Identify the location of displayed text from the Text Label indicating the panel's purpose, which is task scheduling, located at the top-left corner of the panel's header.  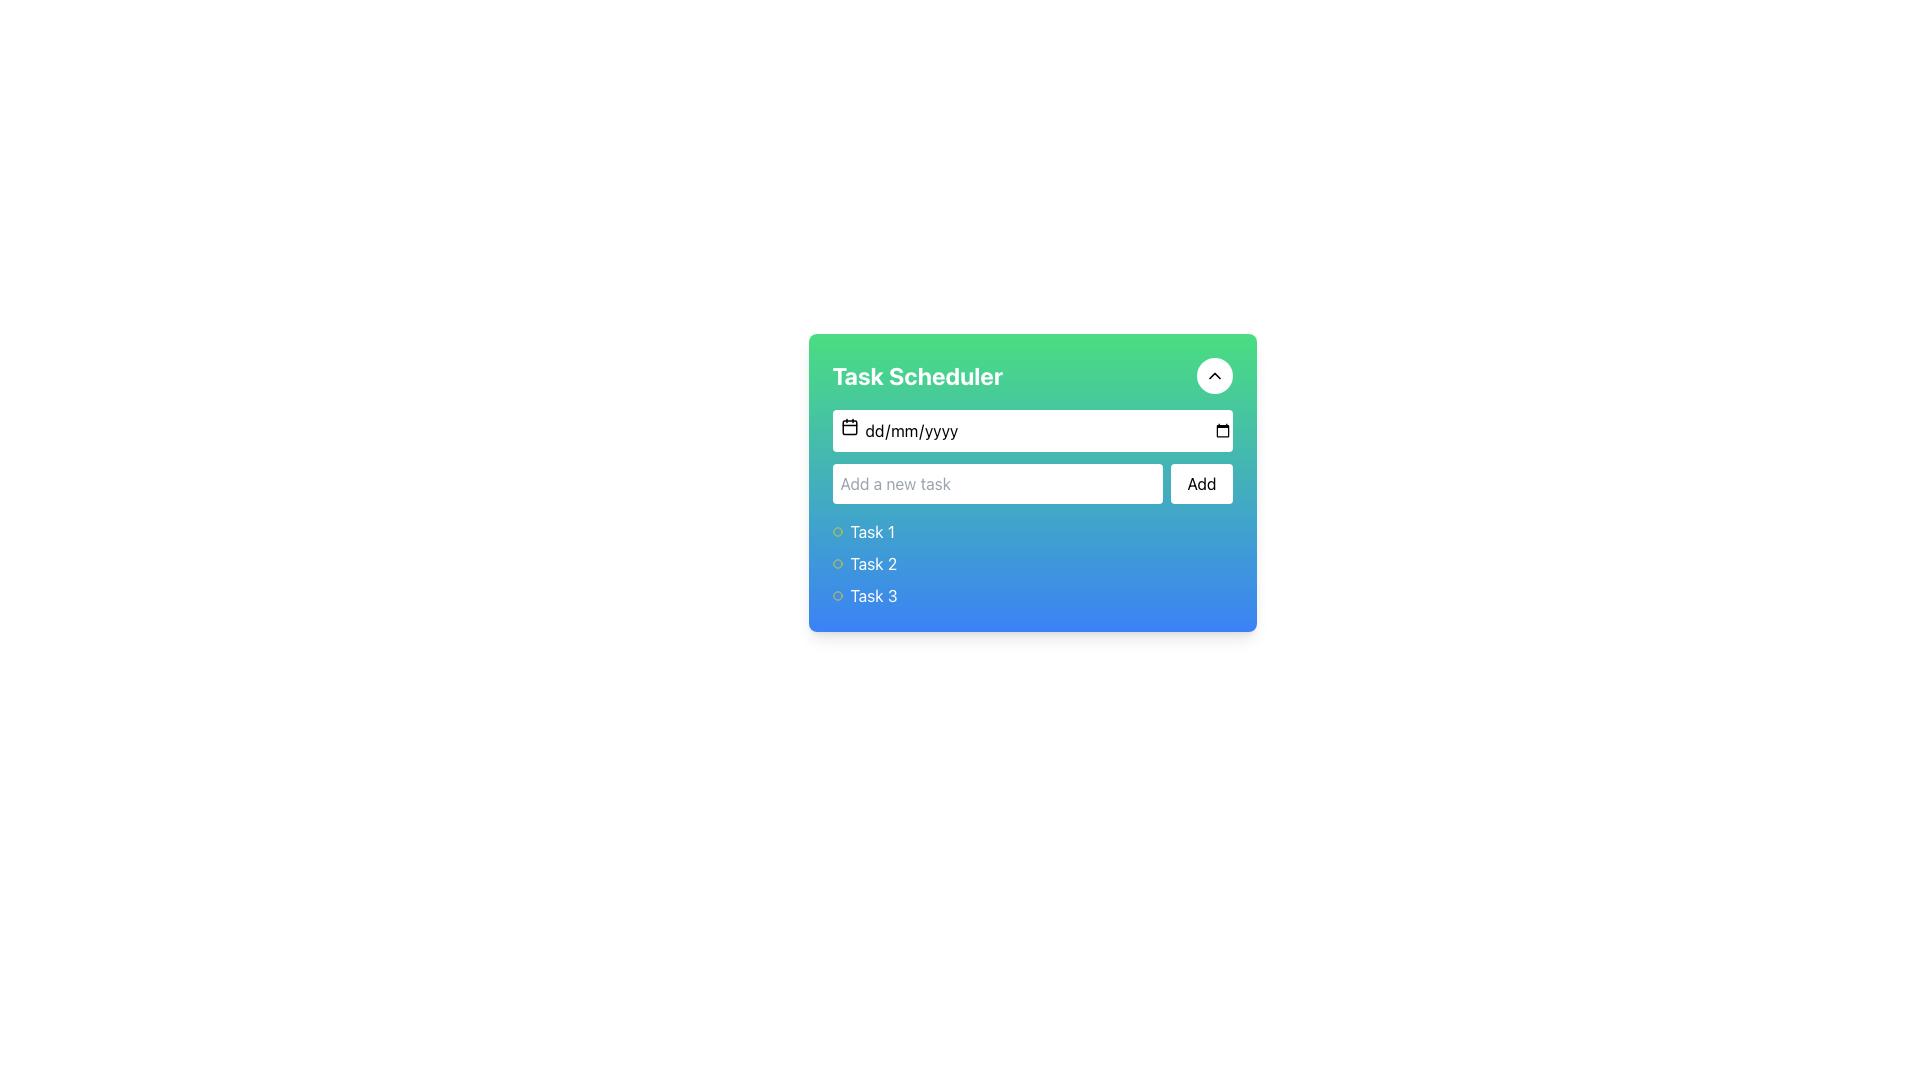
(916, 375).